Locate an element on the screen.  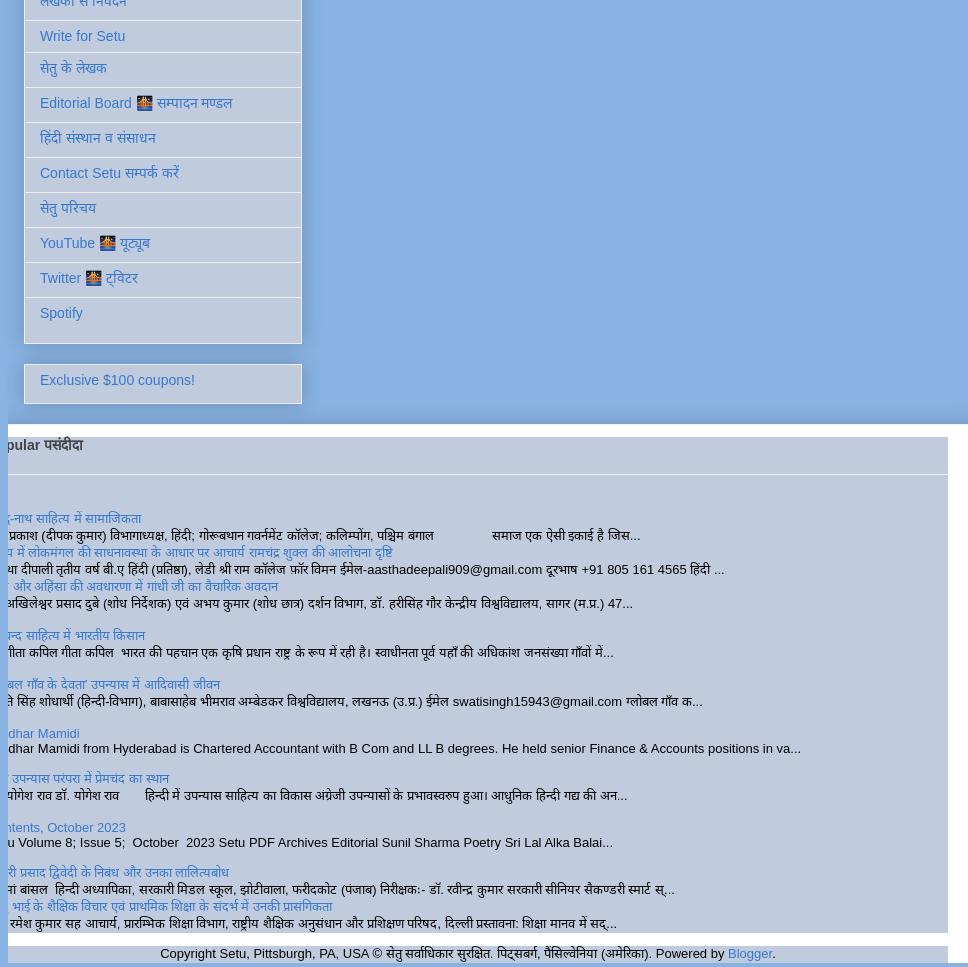
'Exclusive $100 coupons!' is located at coordinates (117, 378).